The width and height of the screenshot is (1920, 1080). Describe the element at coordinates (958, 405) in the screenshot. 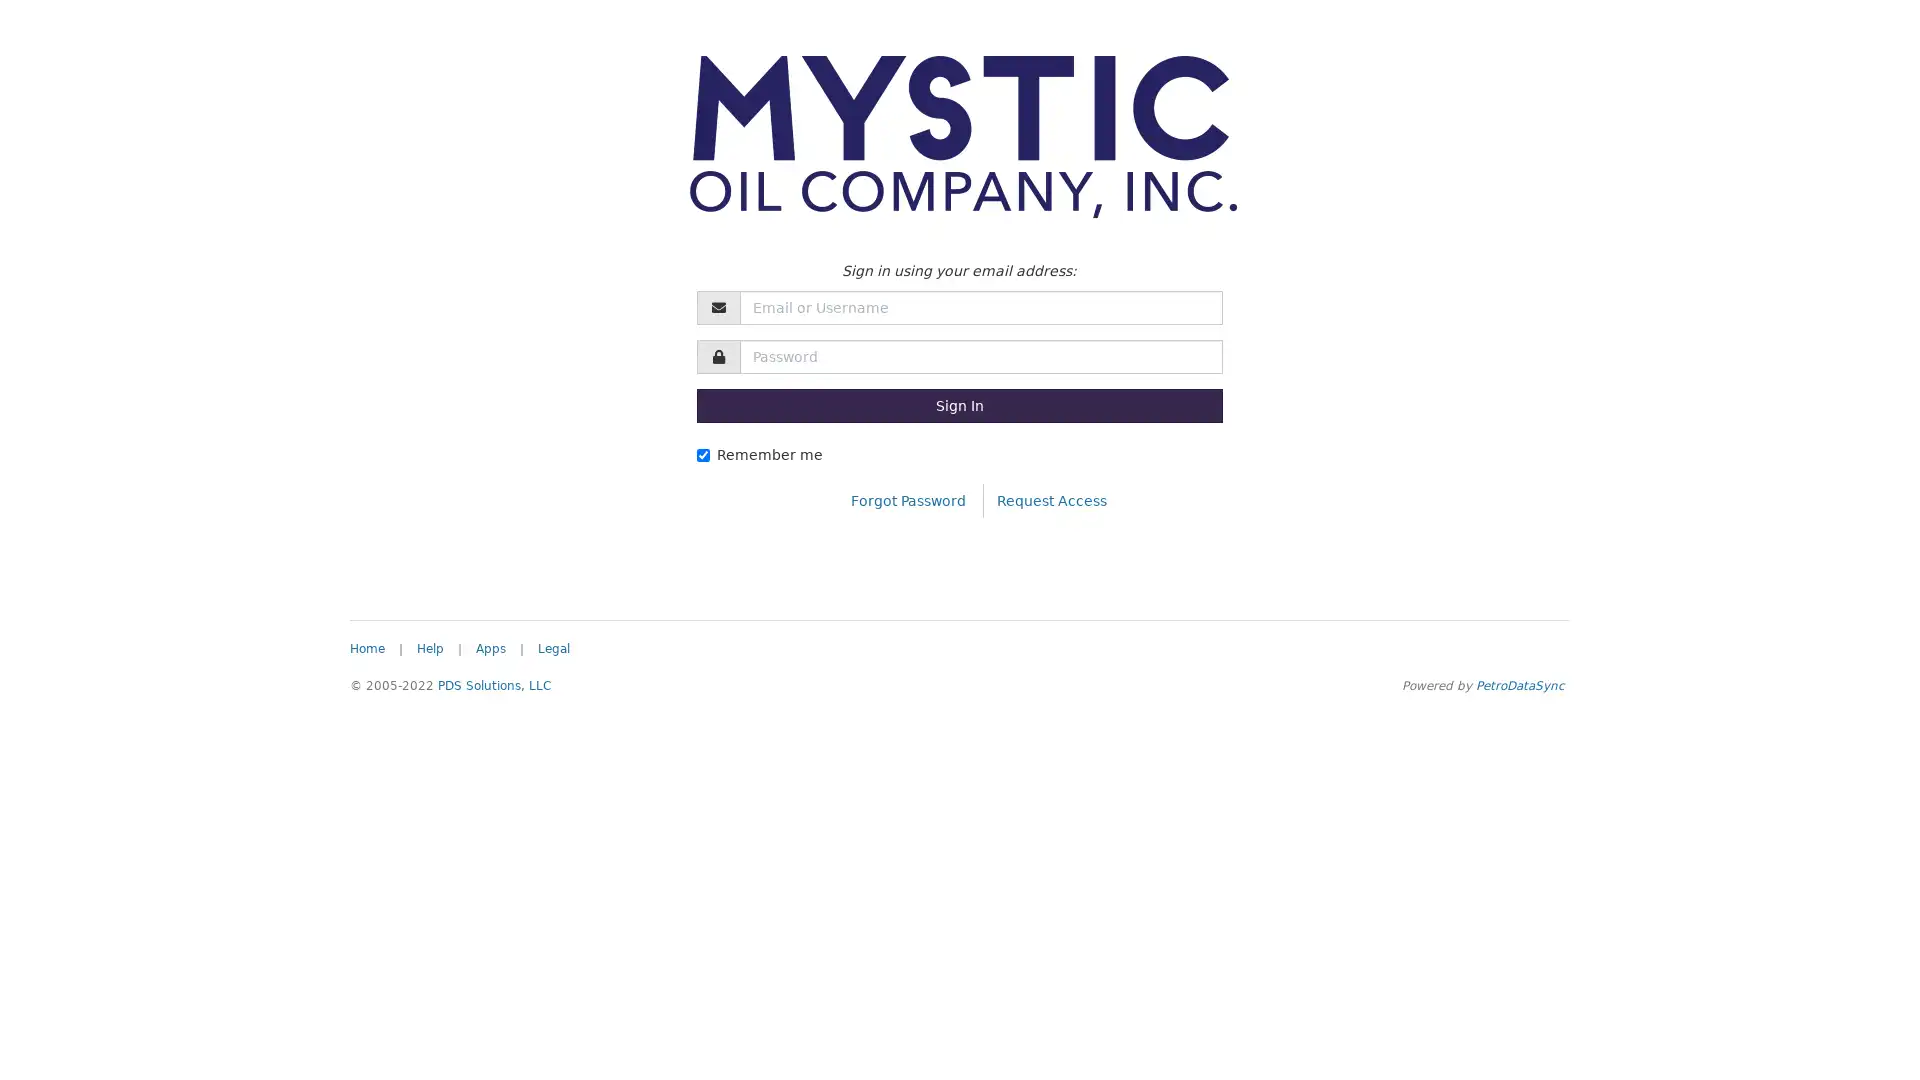

I see `Sign In` at that location.